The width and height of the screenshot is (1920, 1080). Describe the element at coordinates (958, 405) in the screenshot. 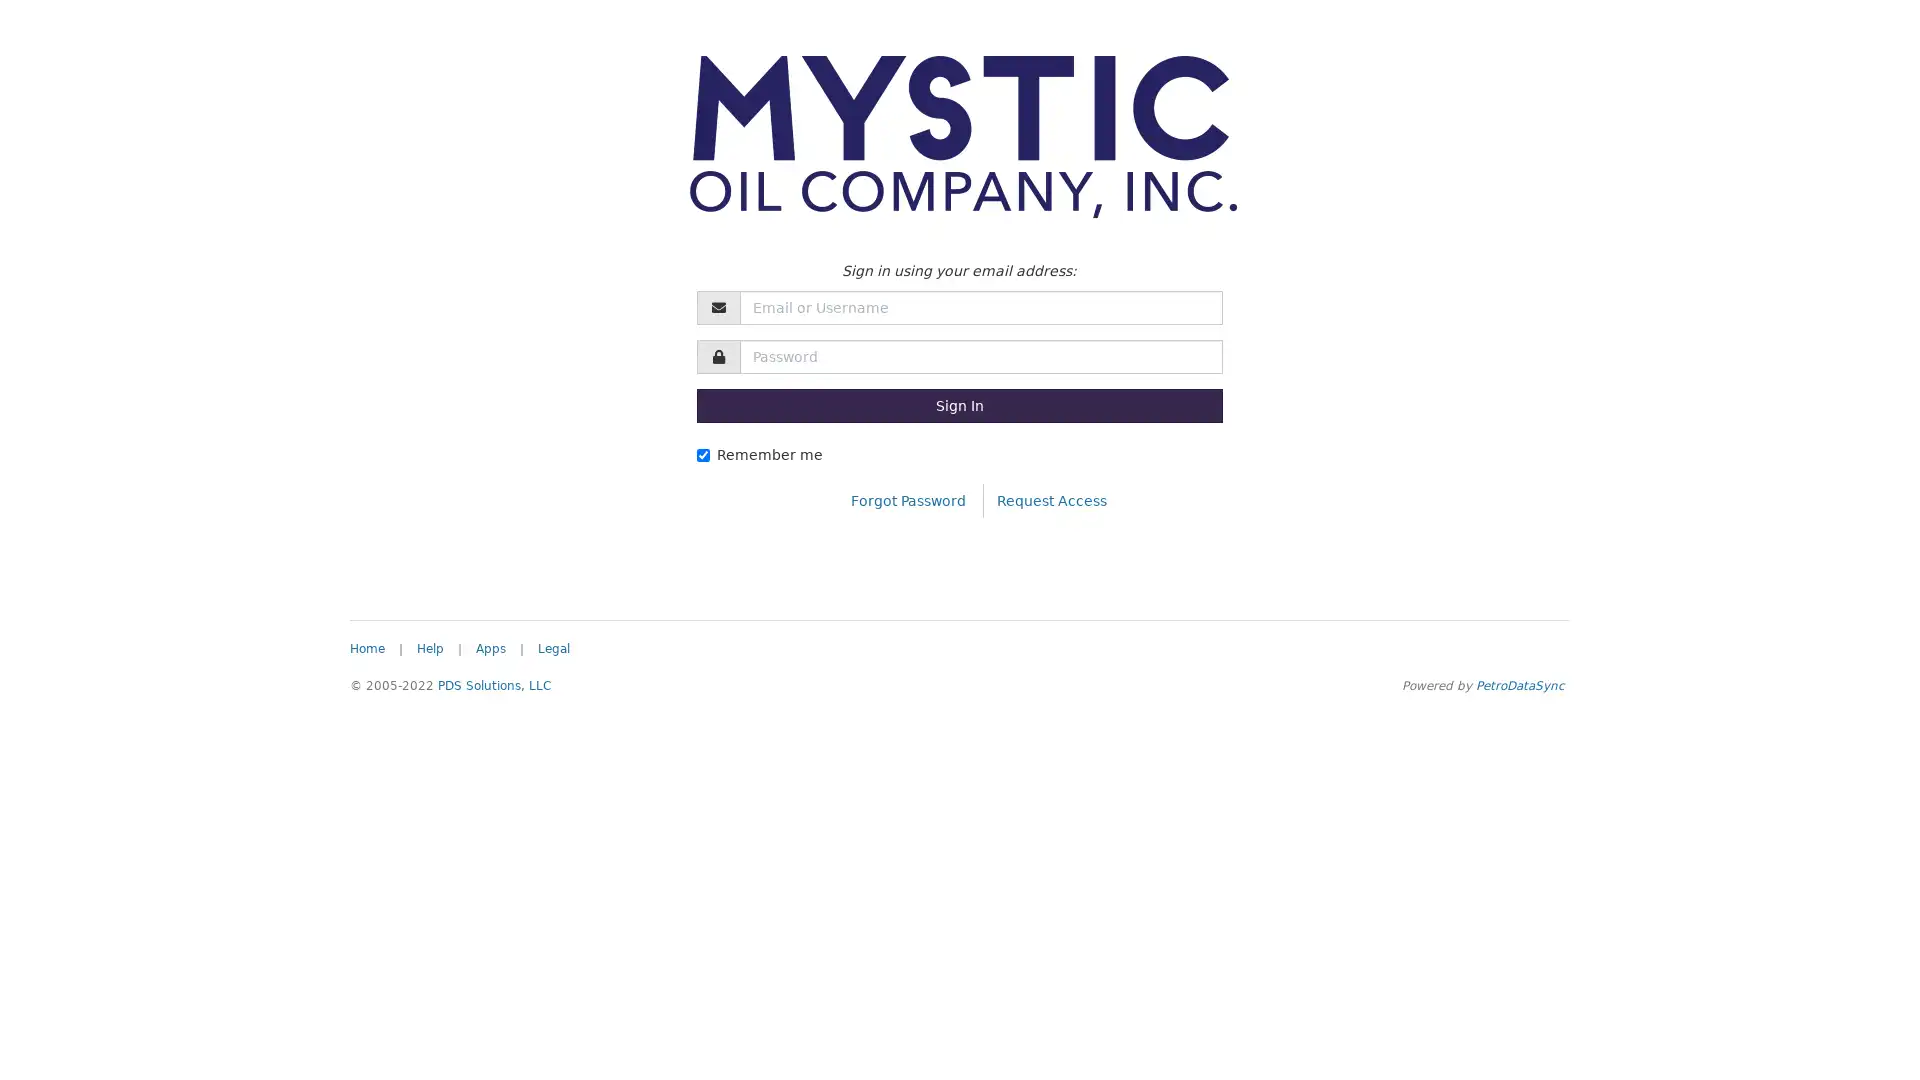

I see `Sign In` at that location.